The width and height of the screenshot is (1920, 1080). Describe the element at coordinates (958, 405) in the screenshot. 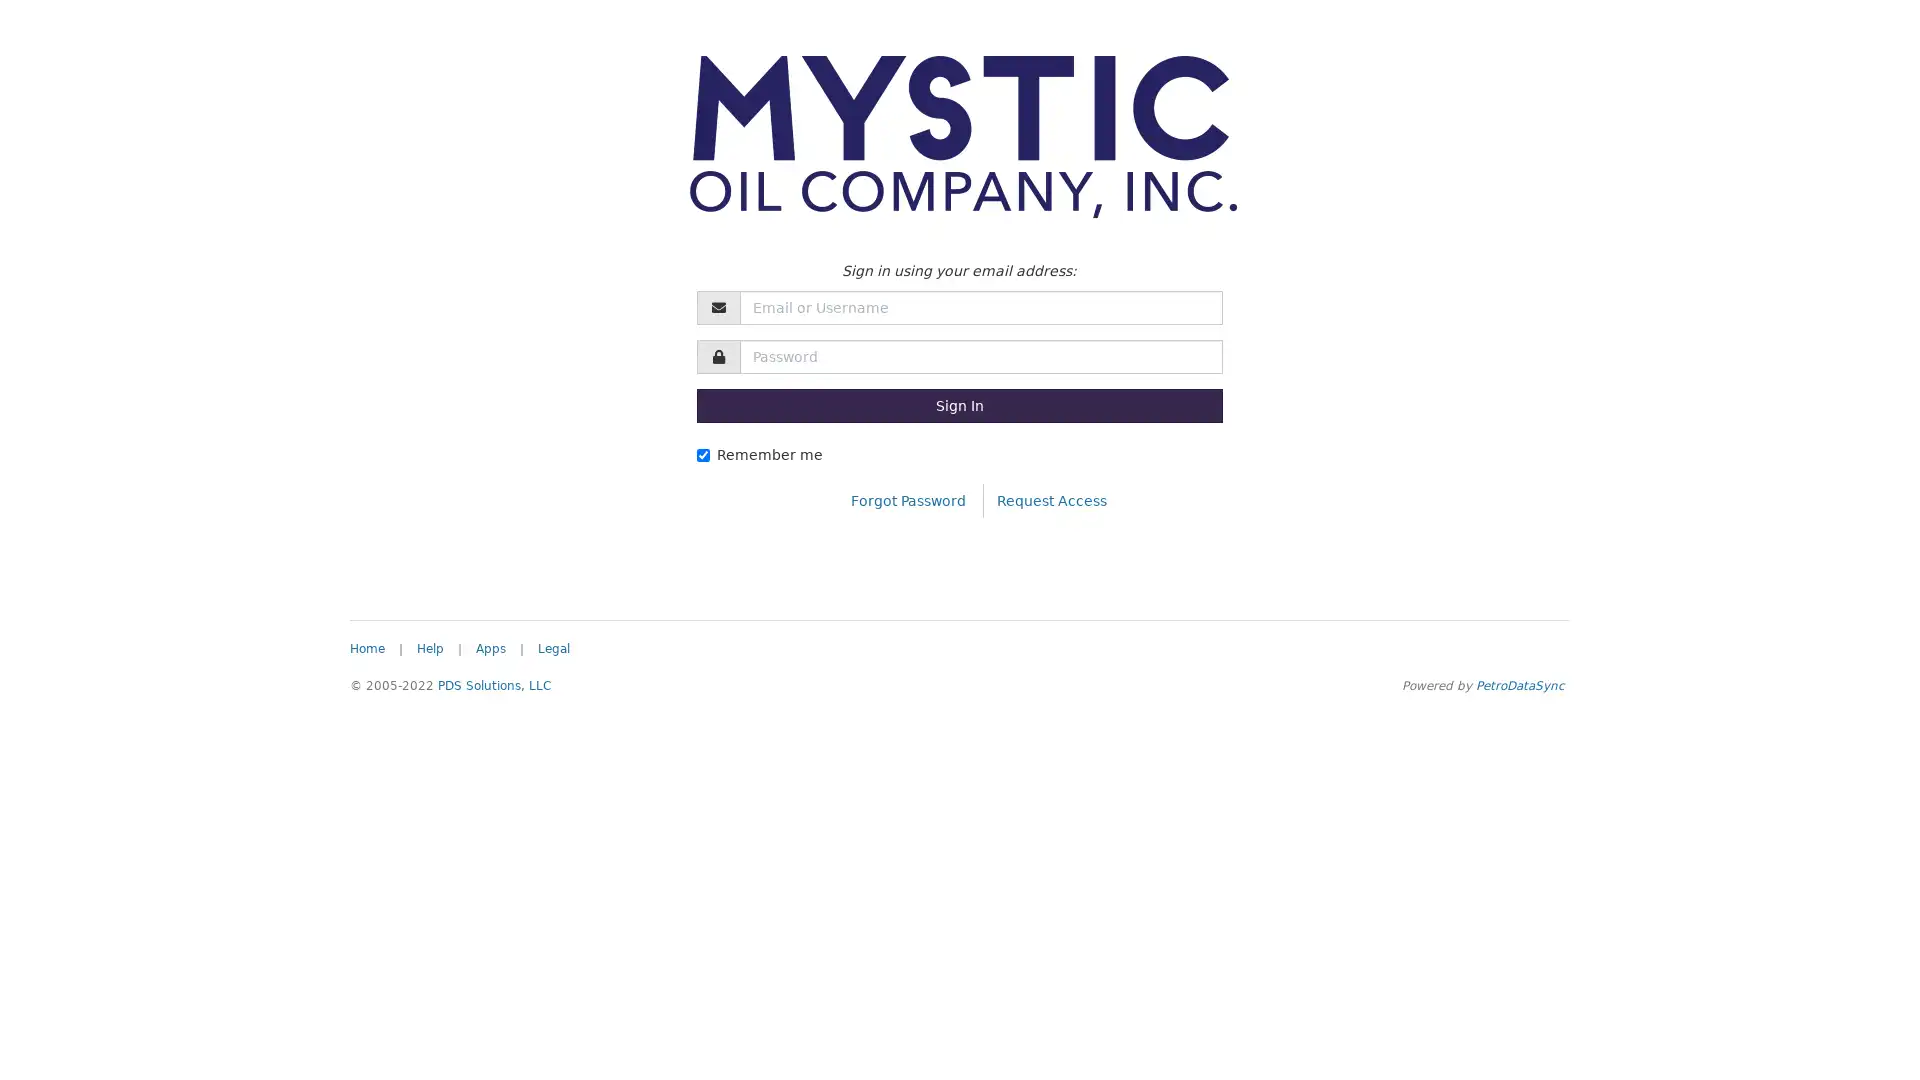

I see `Sign In` at that location.